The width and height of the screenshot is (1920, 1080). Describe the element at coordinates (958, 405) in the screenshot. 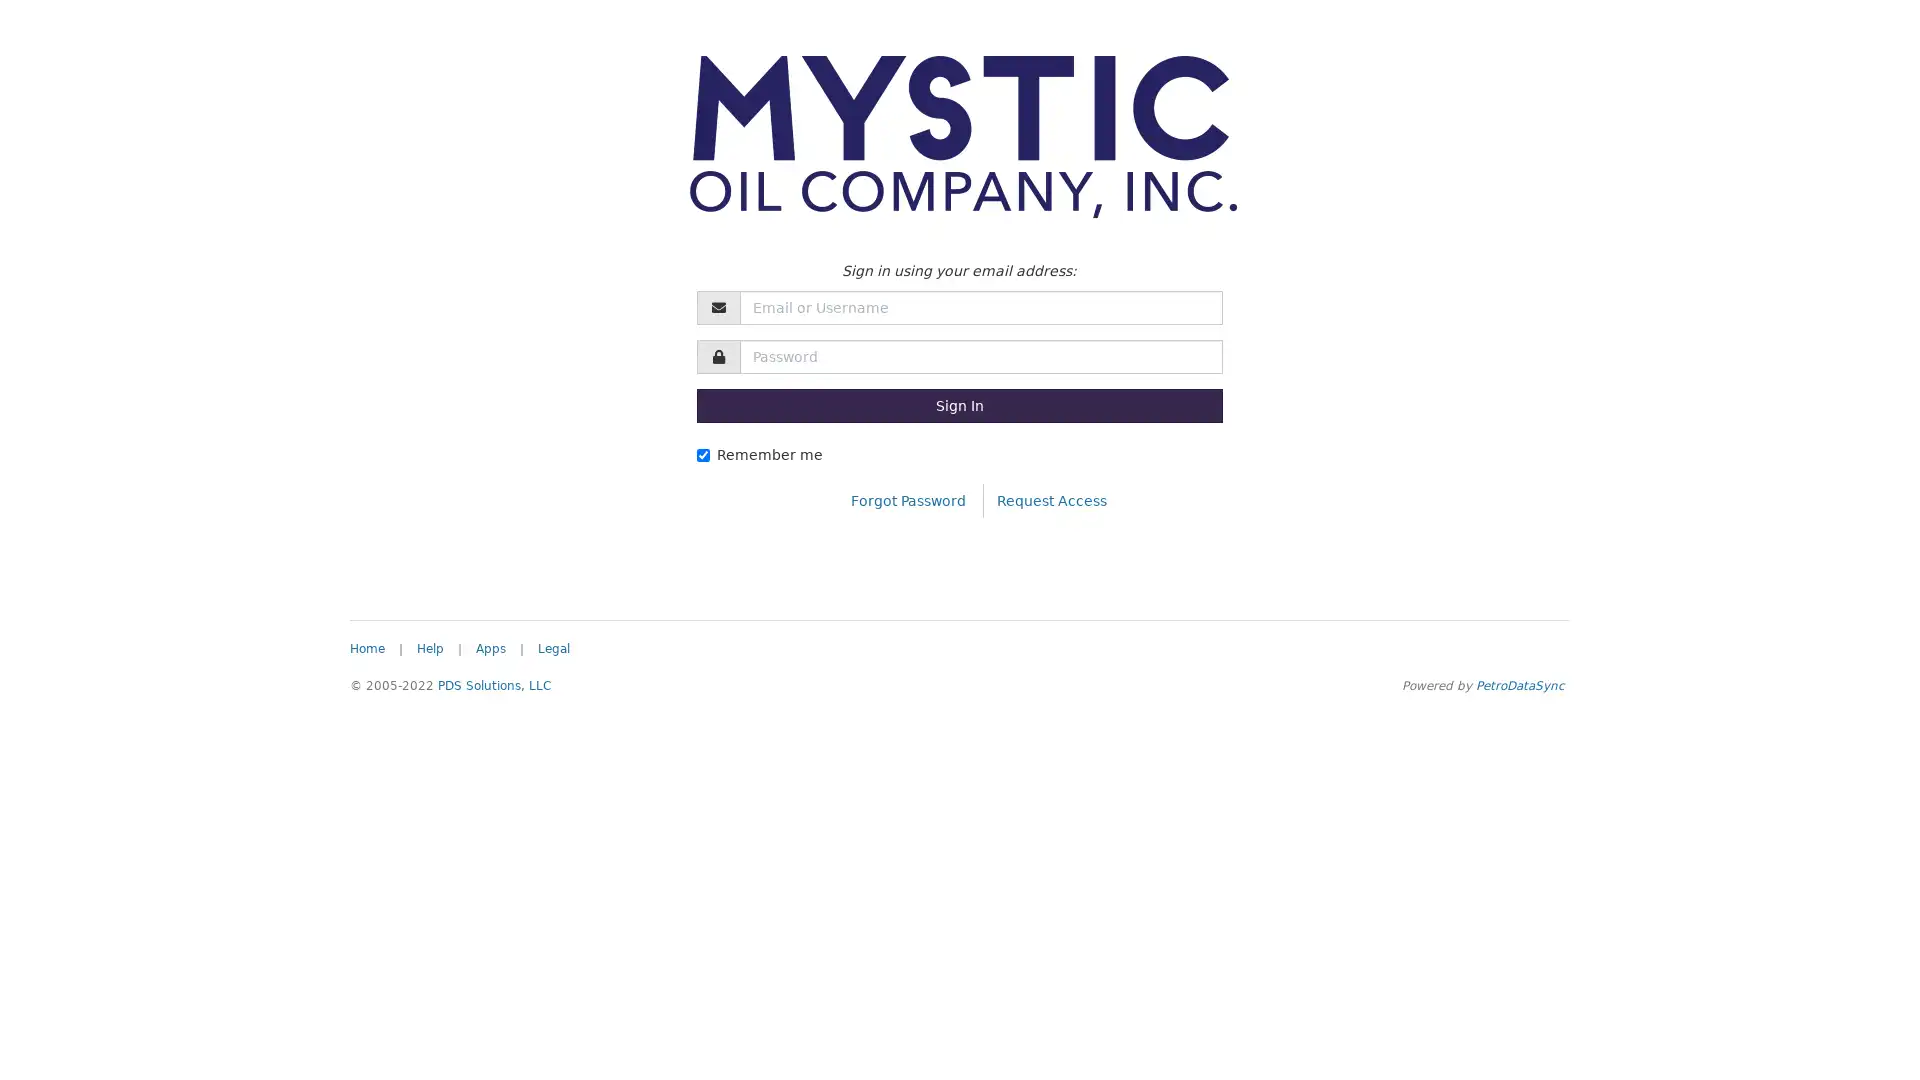

I see `Sign In` at that location.